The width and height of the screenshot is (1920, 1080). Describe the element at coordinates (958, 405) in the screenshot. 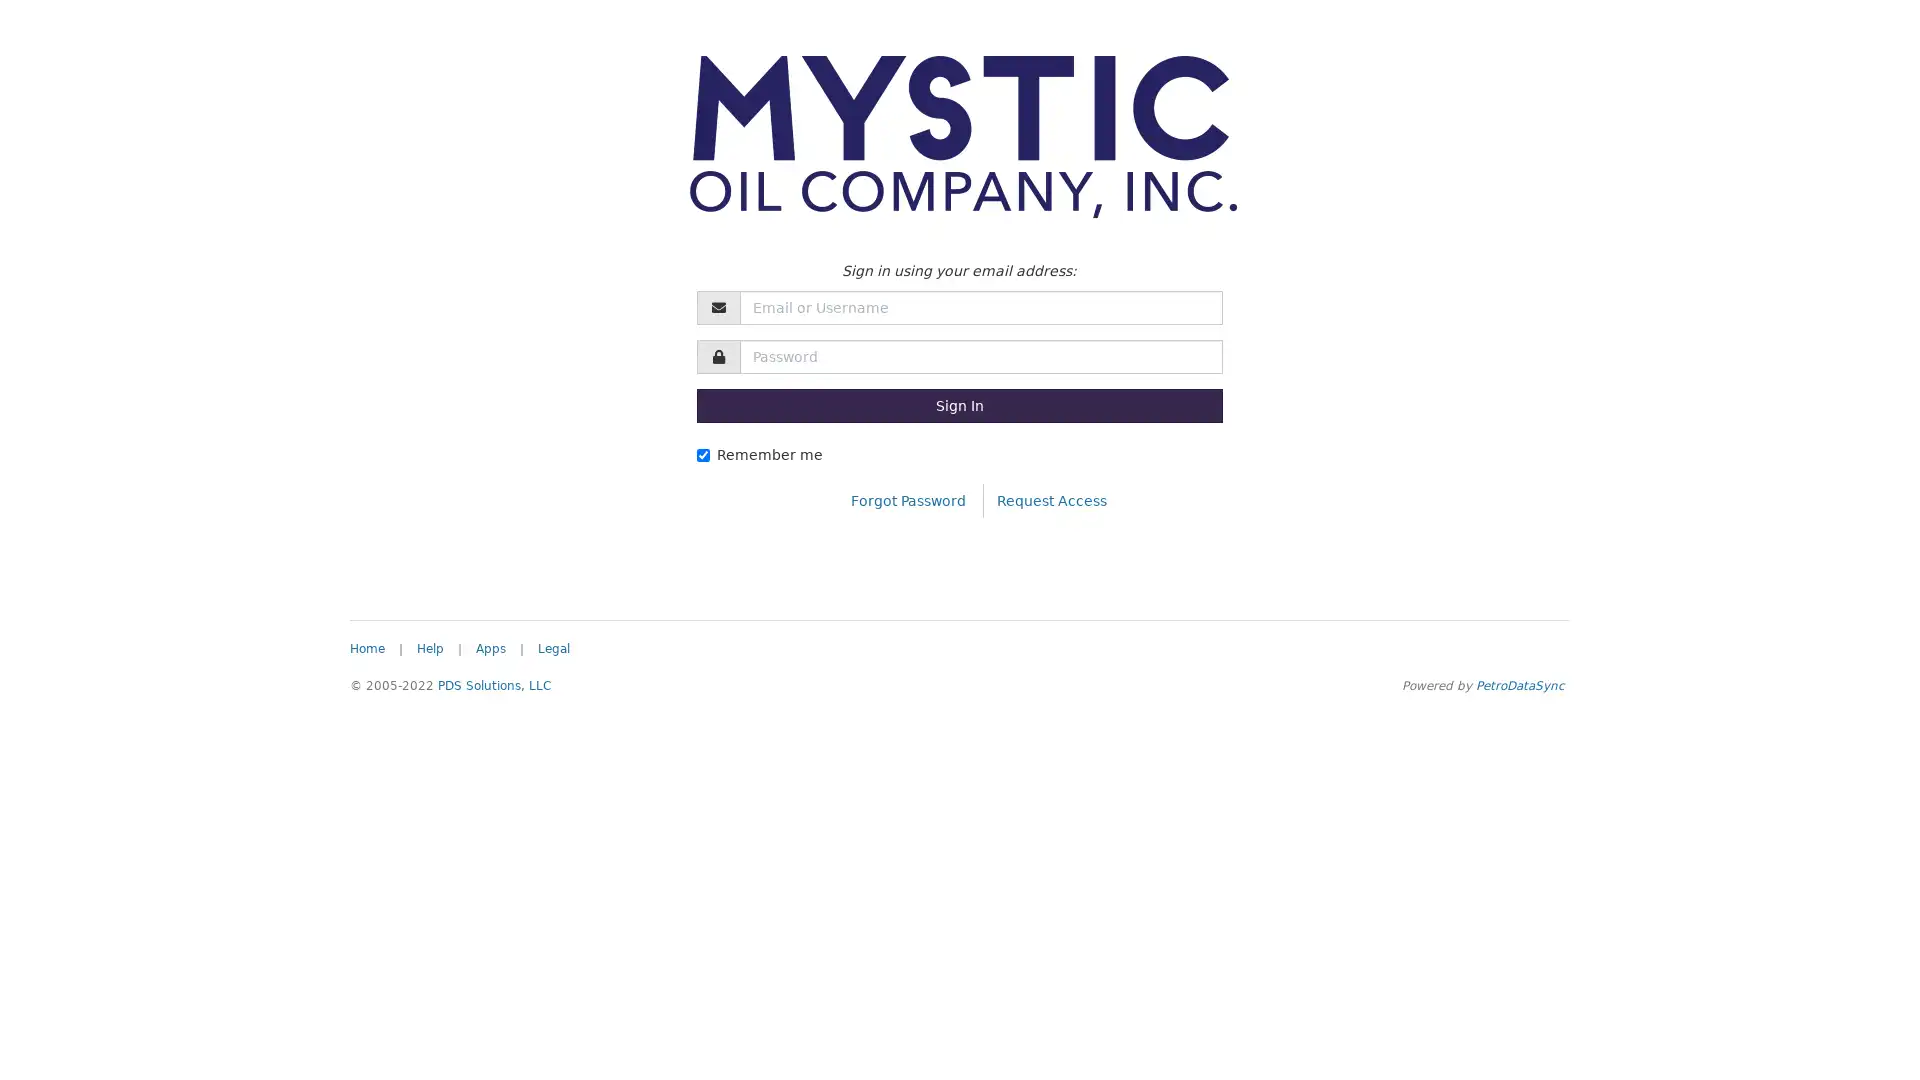

I see `Sign In` at that location.